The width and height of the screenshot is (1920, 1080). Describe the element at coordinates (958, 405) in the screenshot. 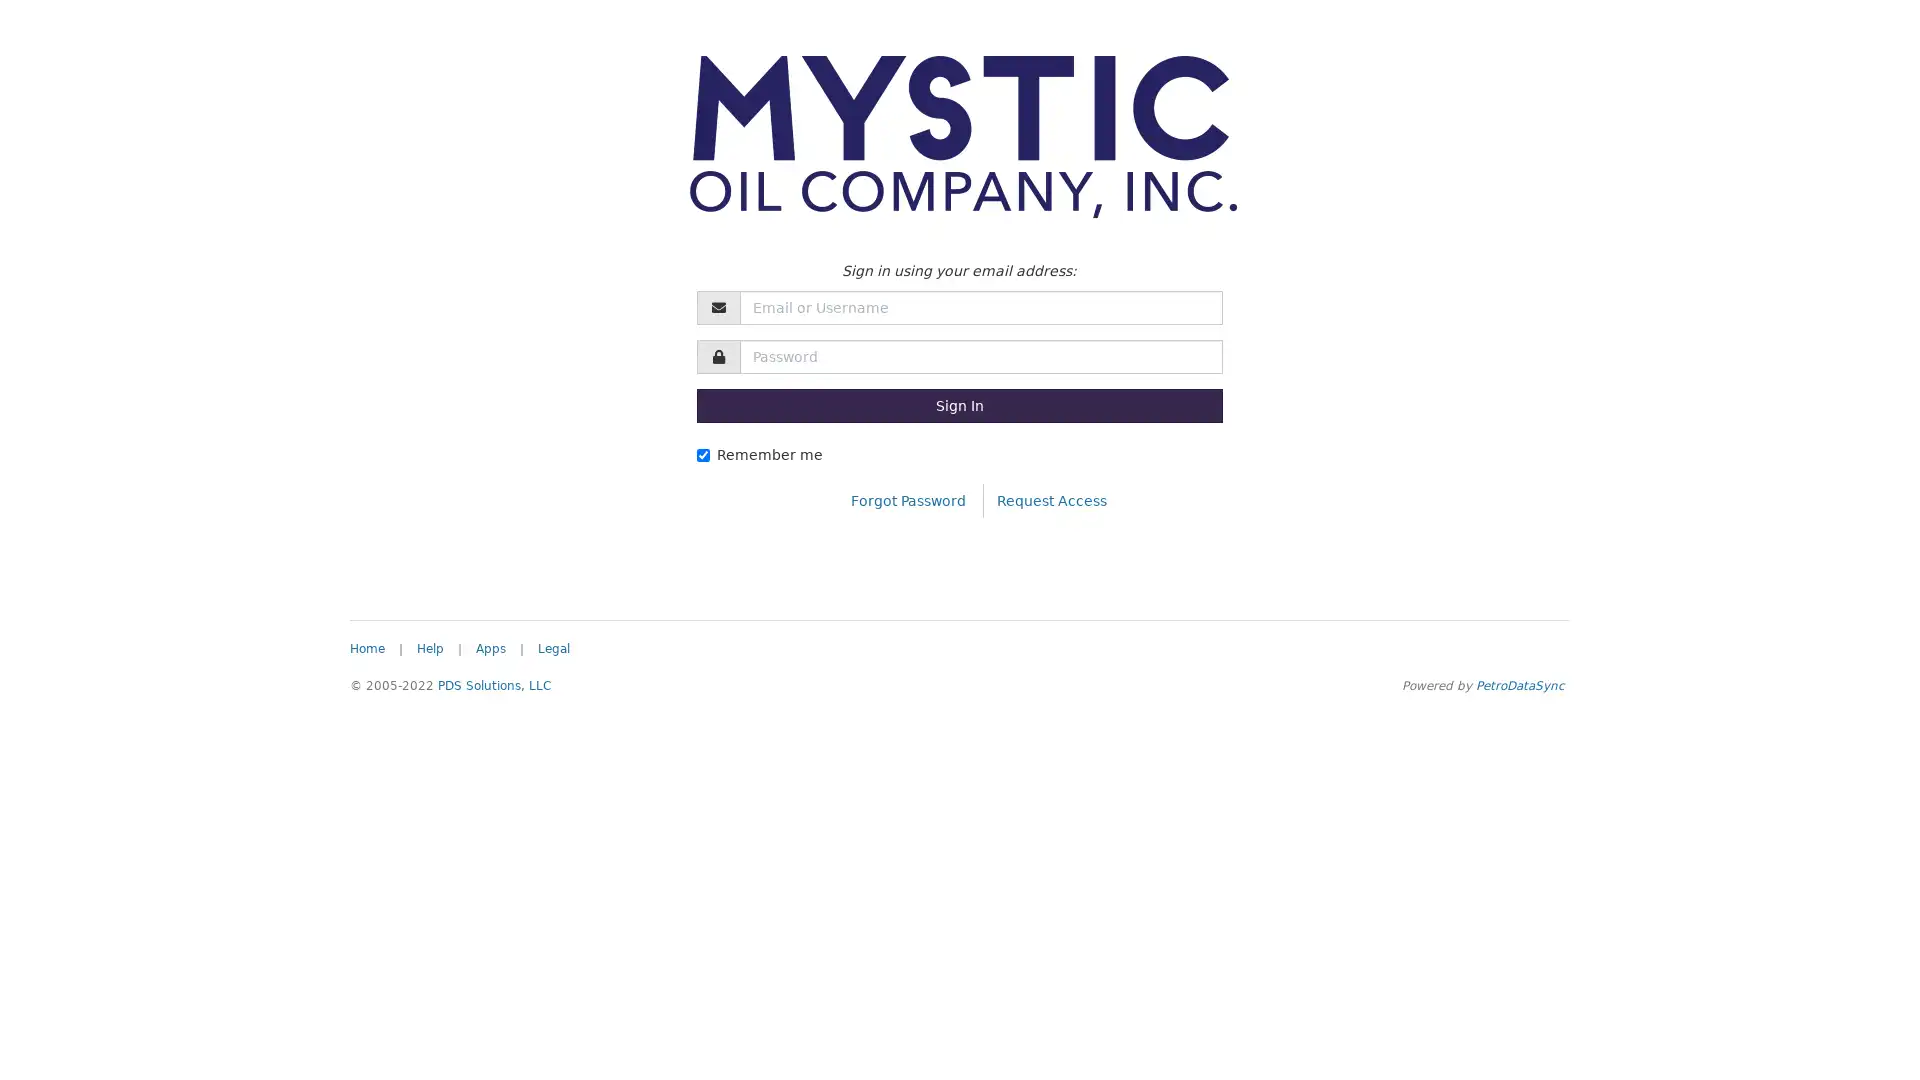

I see `Sign In` at that location.